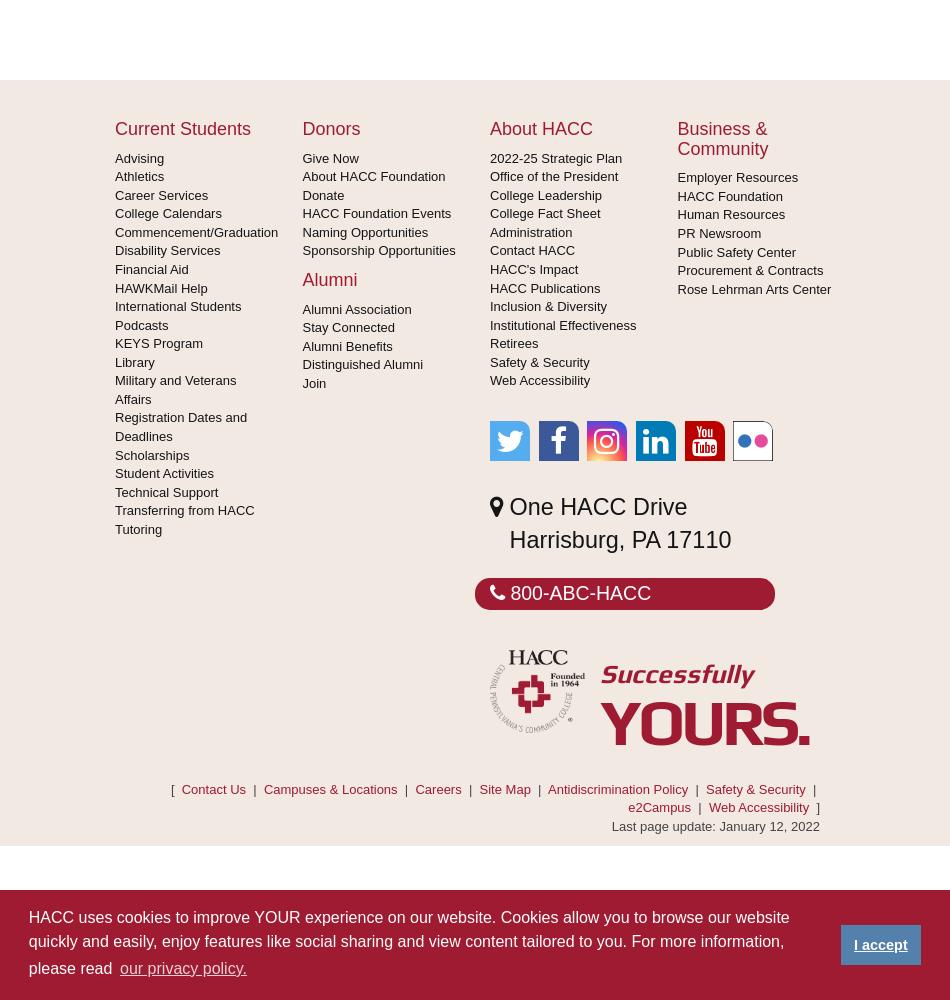 The height and width of the screenshot is (1000, 950). Describe the element at coordinates (490, 157) in the screenshot. I see `'2022-25 Strategic Plan'` at that location.